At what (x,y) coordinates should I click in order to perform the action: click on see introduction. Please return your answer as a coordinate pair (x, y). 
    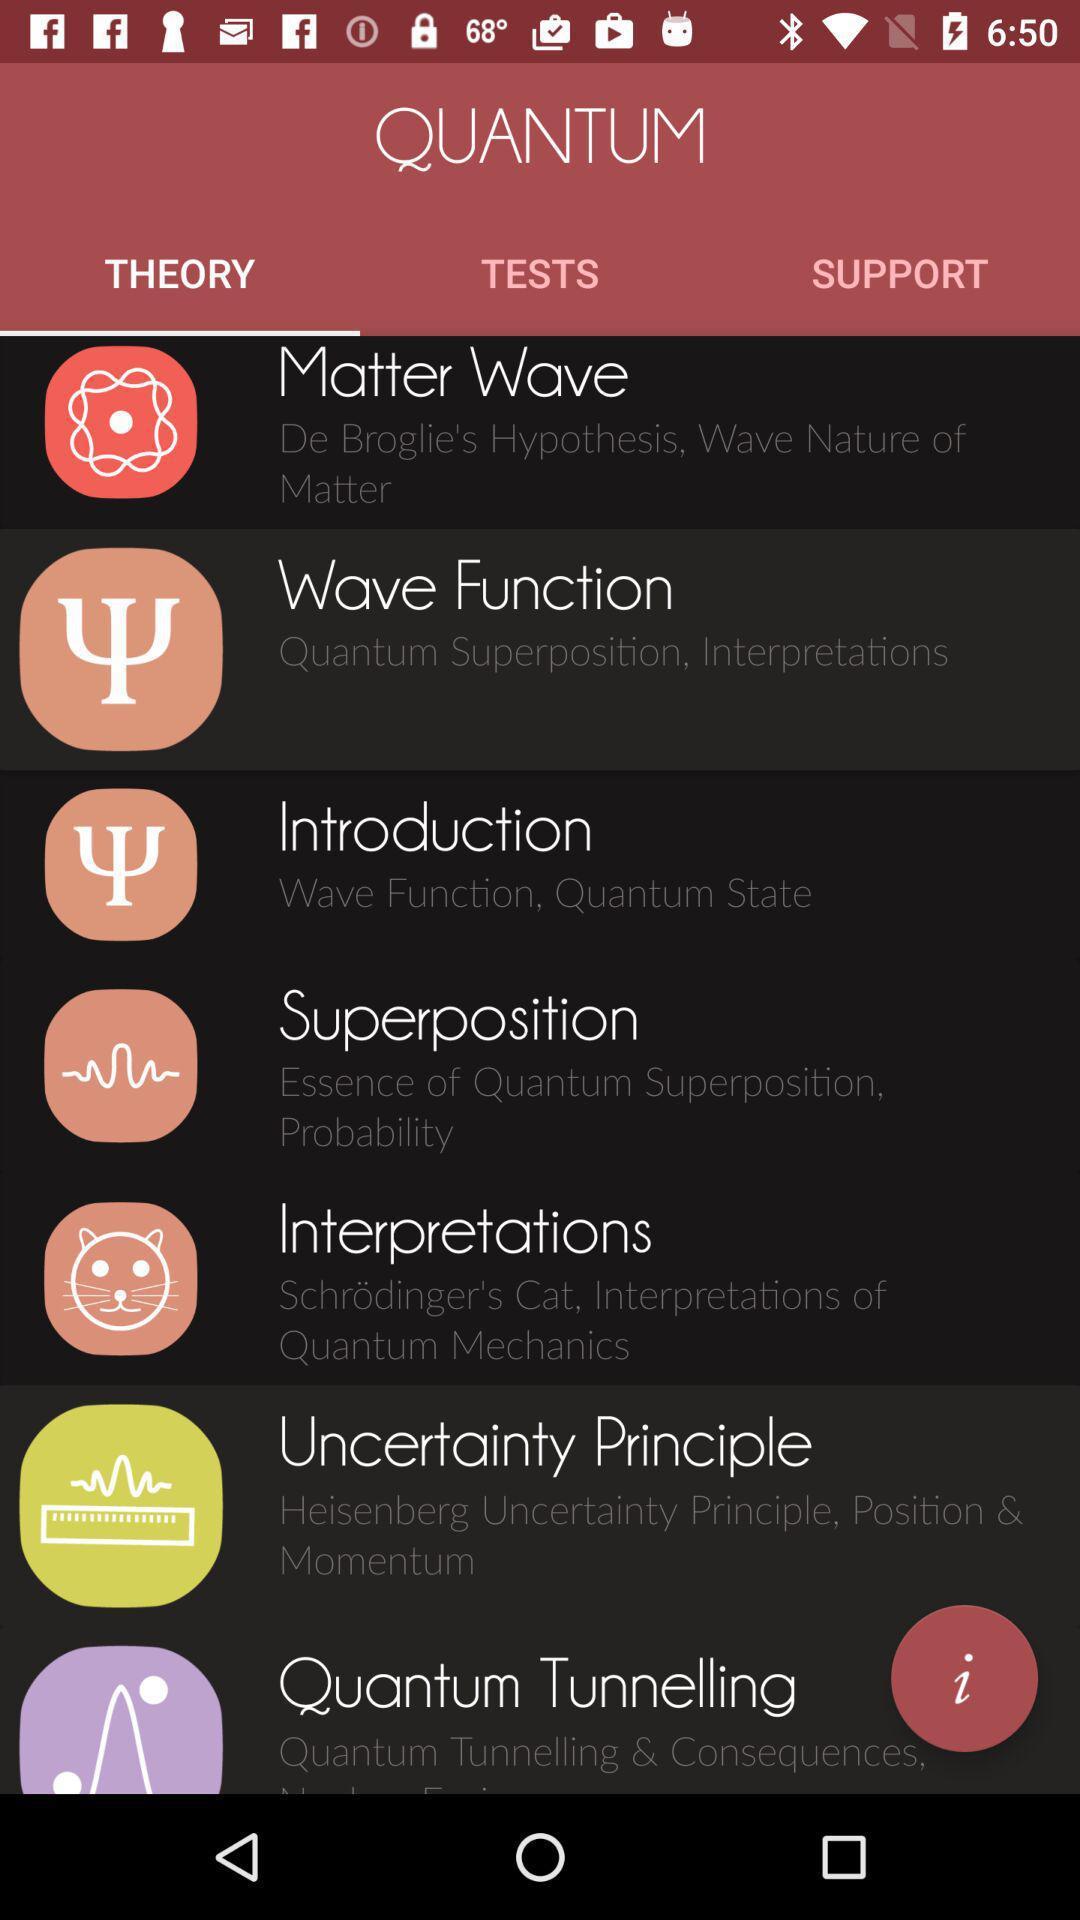
    Looking at the image, I should click on (120, 864).